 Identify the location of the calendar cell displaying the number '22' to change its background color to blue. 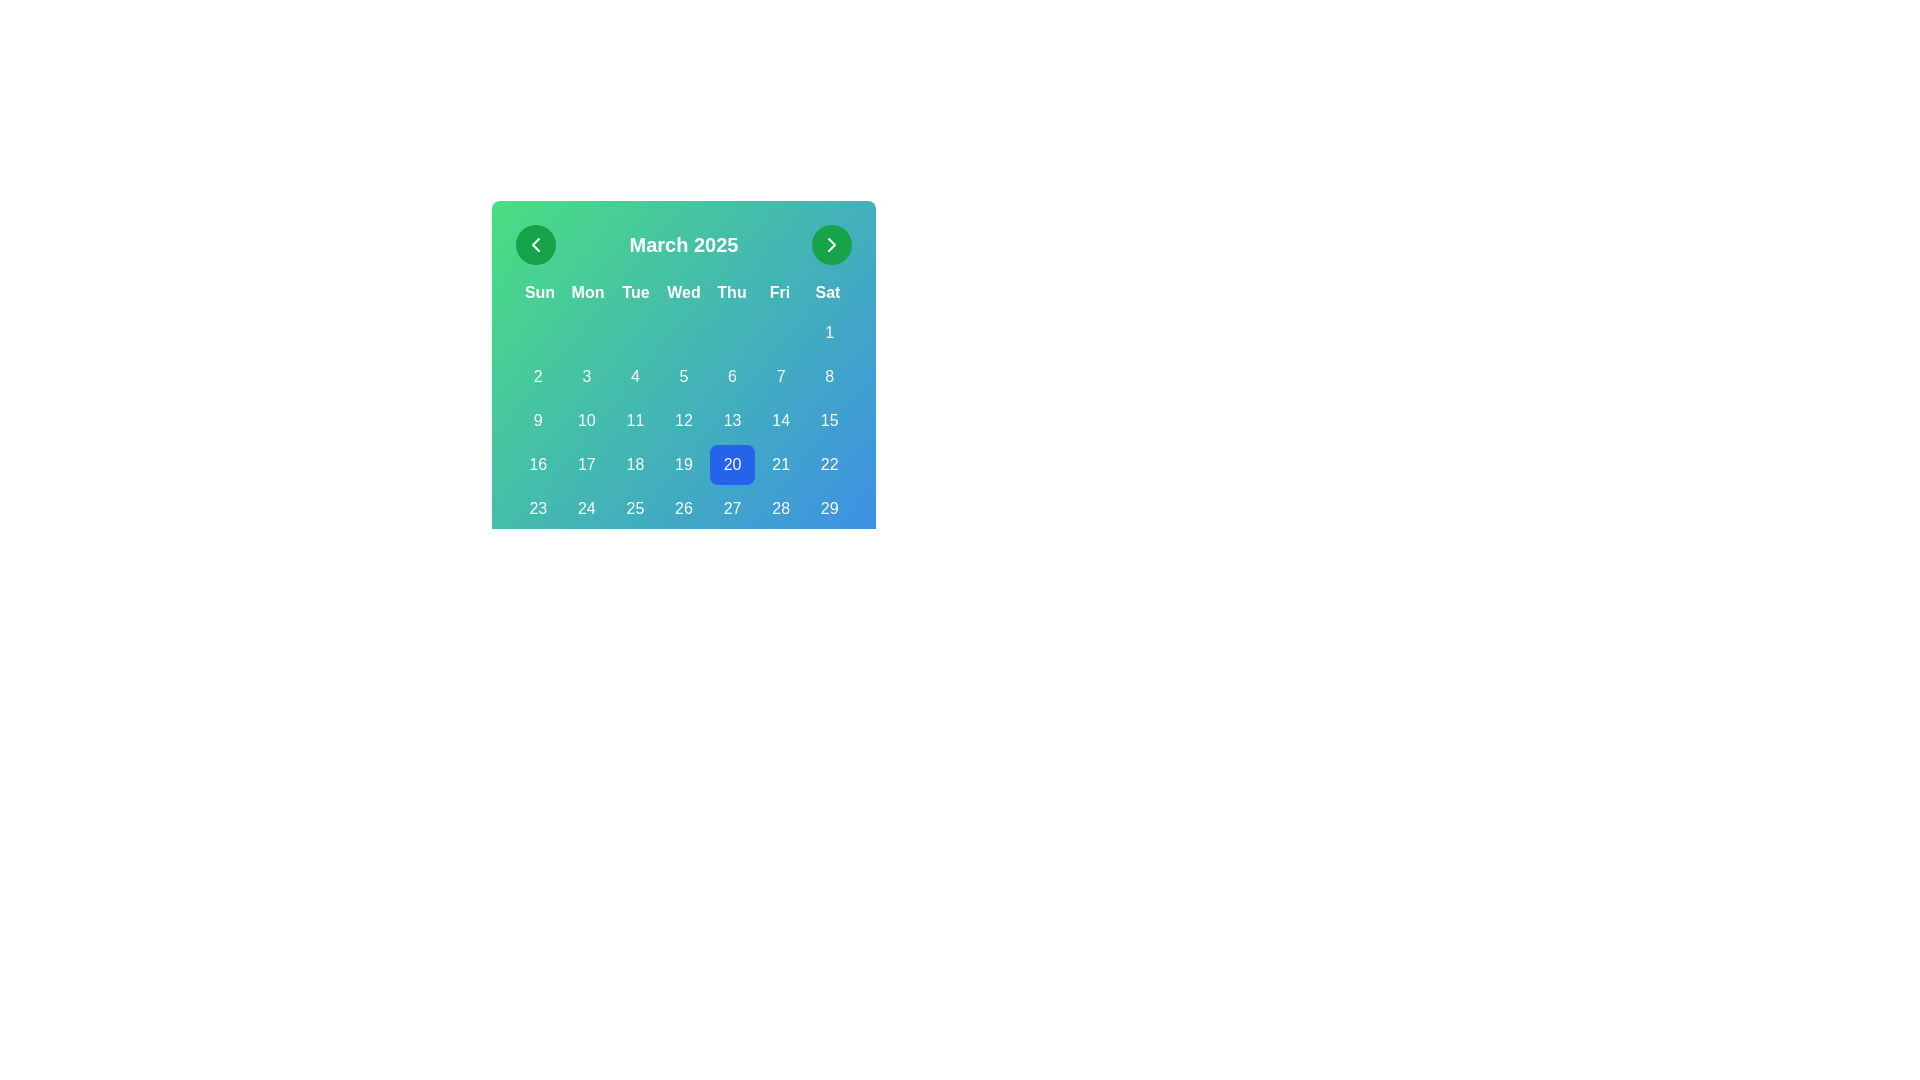
(829, 465).